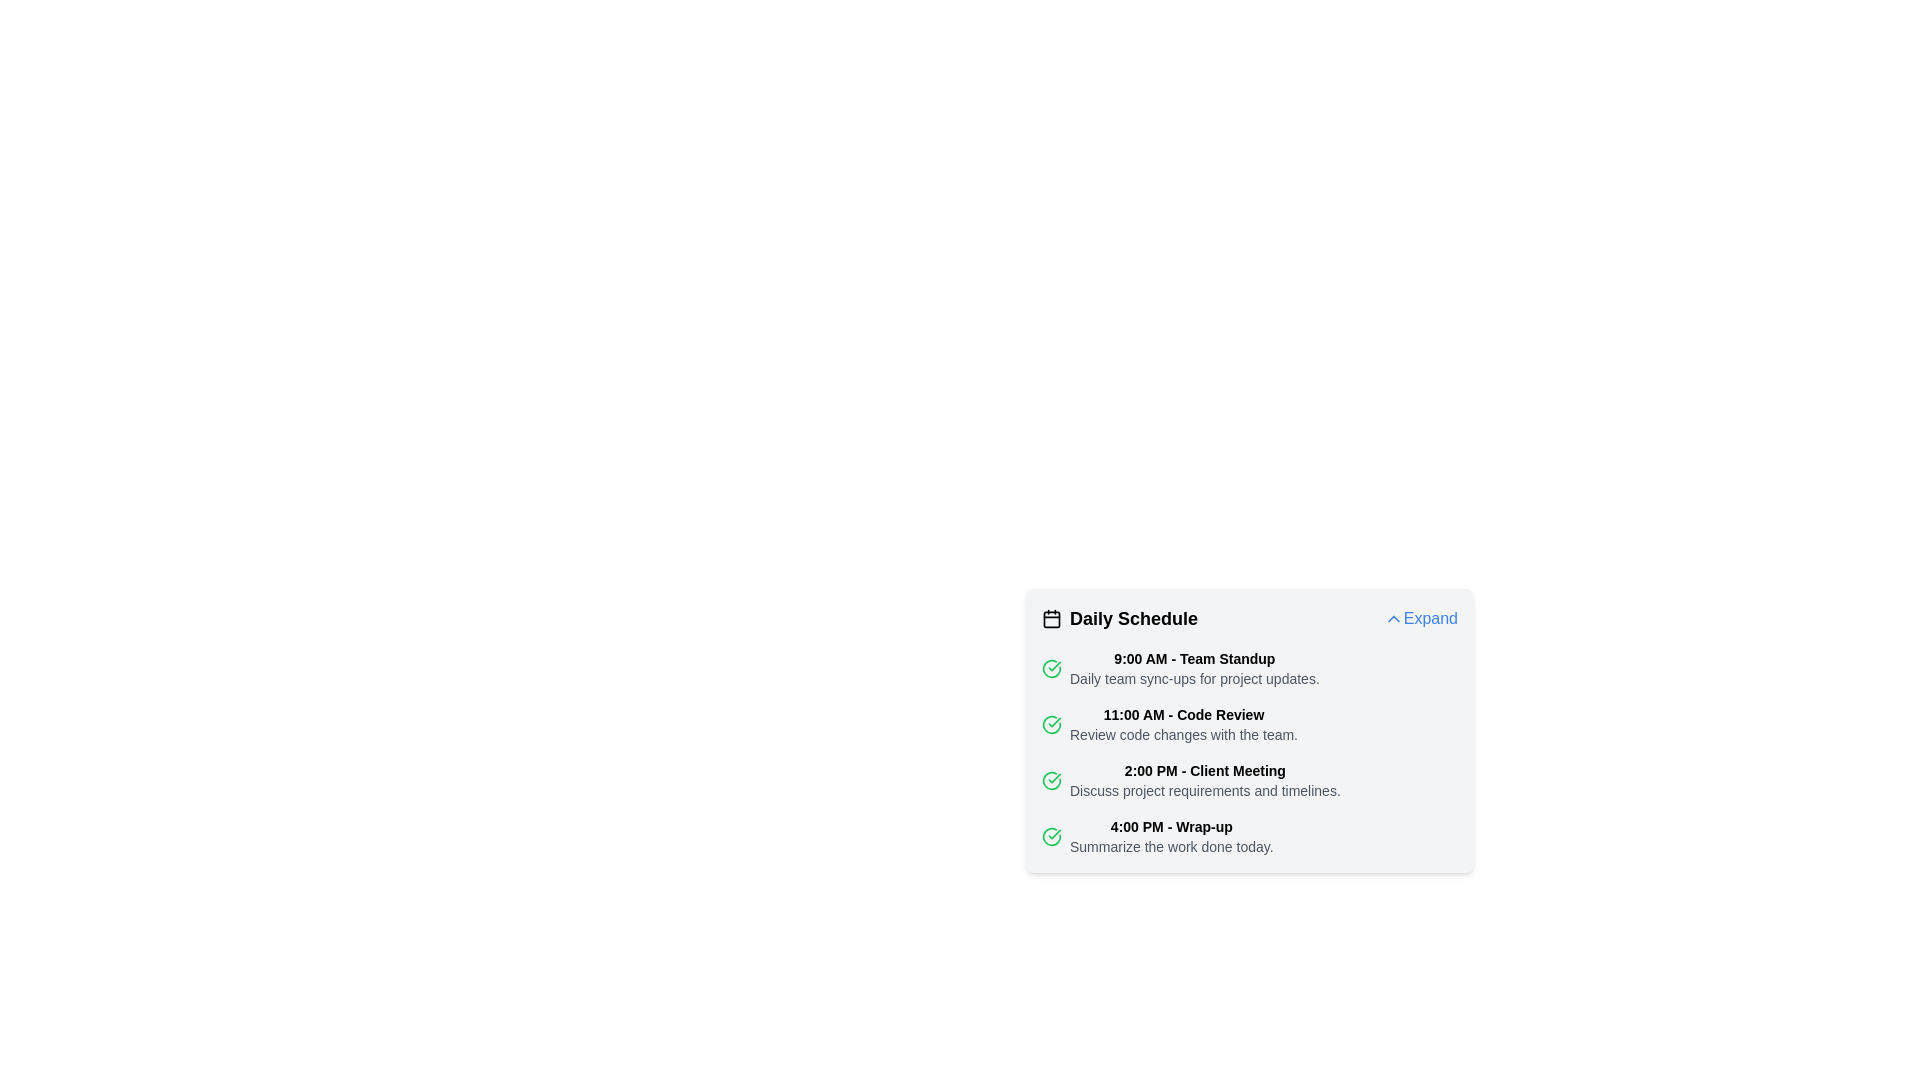  What do you see at coordinates (1050, 725) in the screenshot?
I see `text '11:00 AM - Code Review' associated with the circular icon that has a green border and a checkmark inside, positioned to the left of the text` at bounding box center [1050, 725].